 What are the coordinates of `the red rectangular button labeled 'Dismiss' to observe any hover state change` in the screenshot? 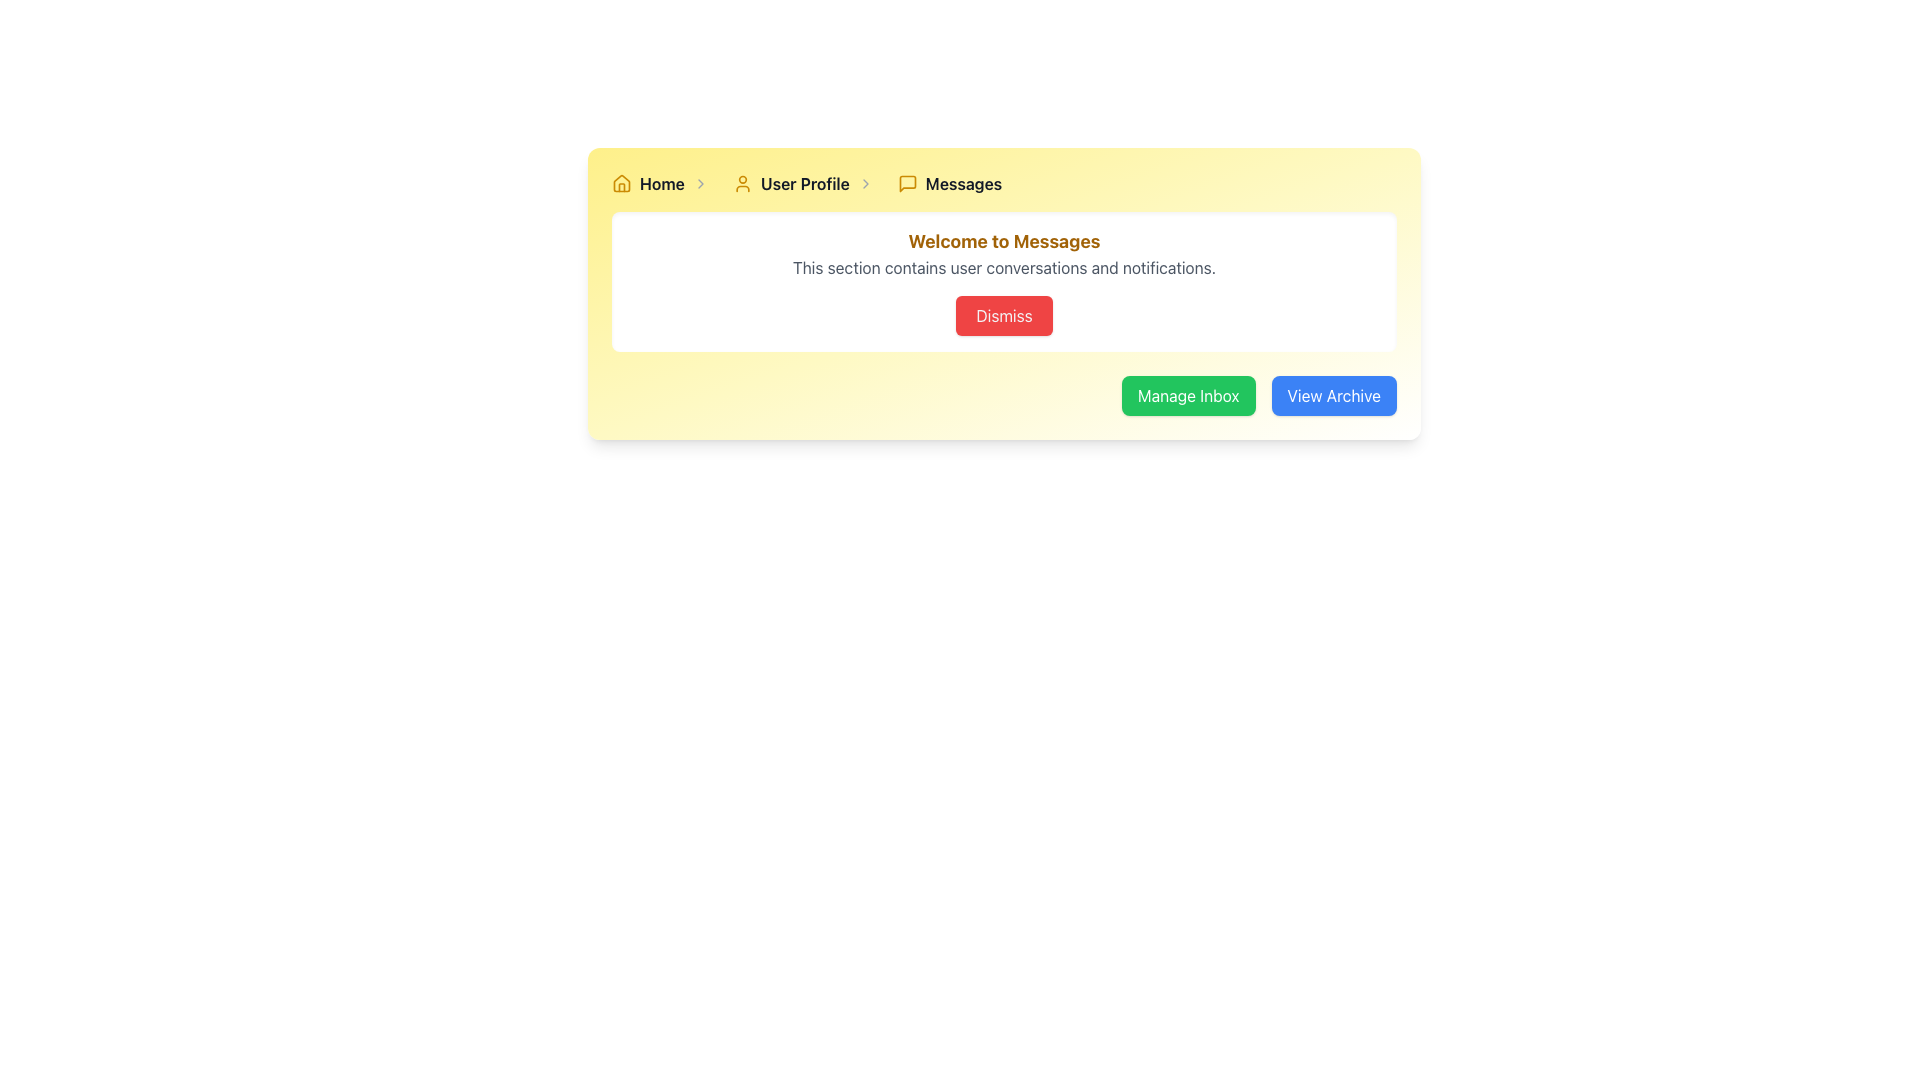 It's located at (1004, 315).